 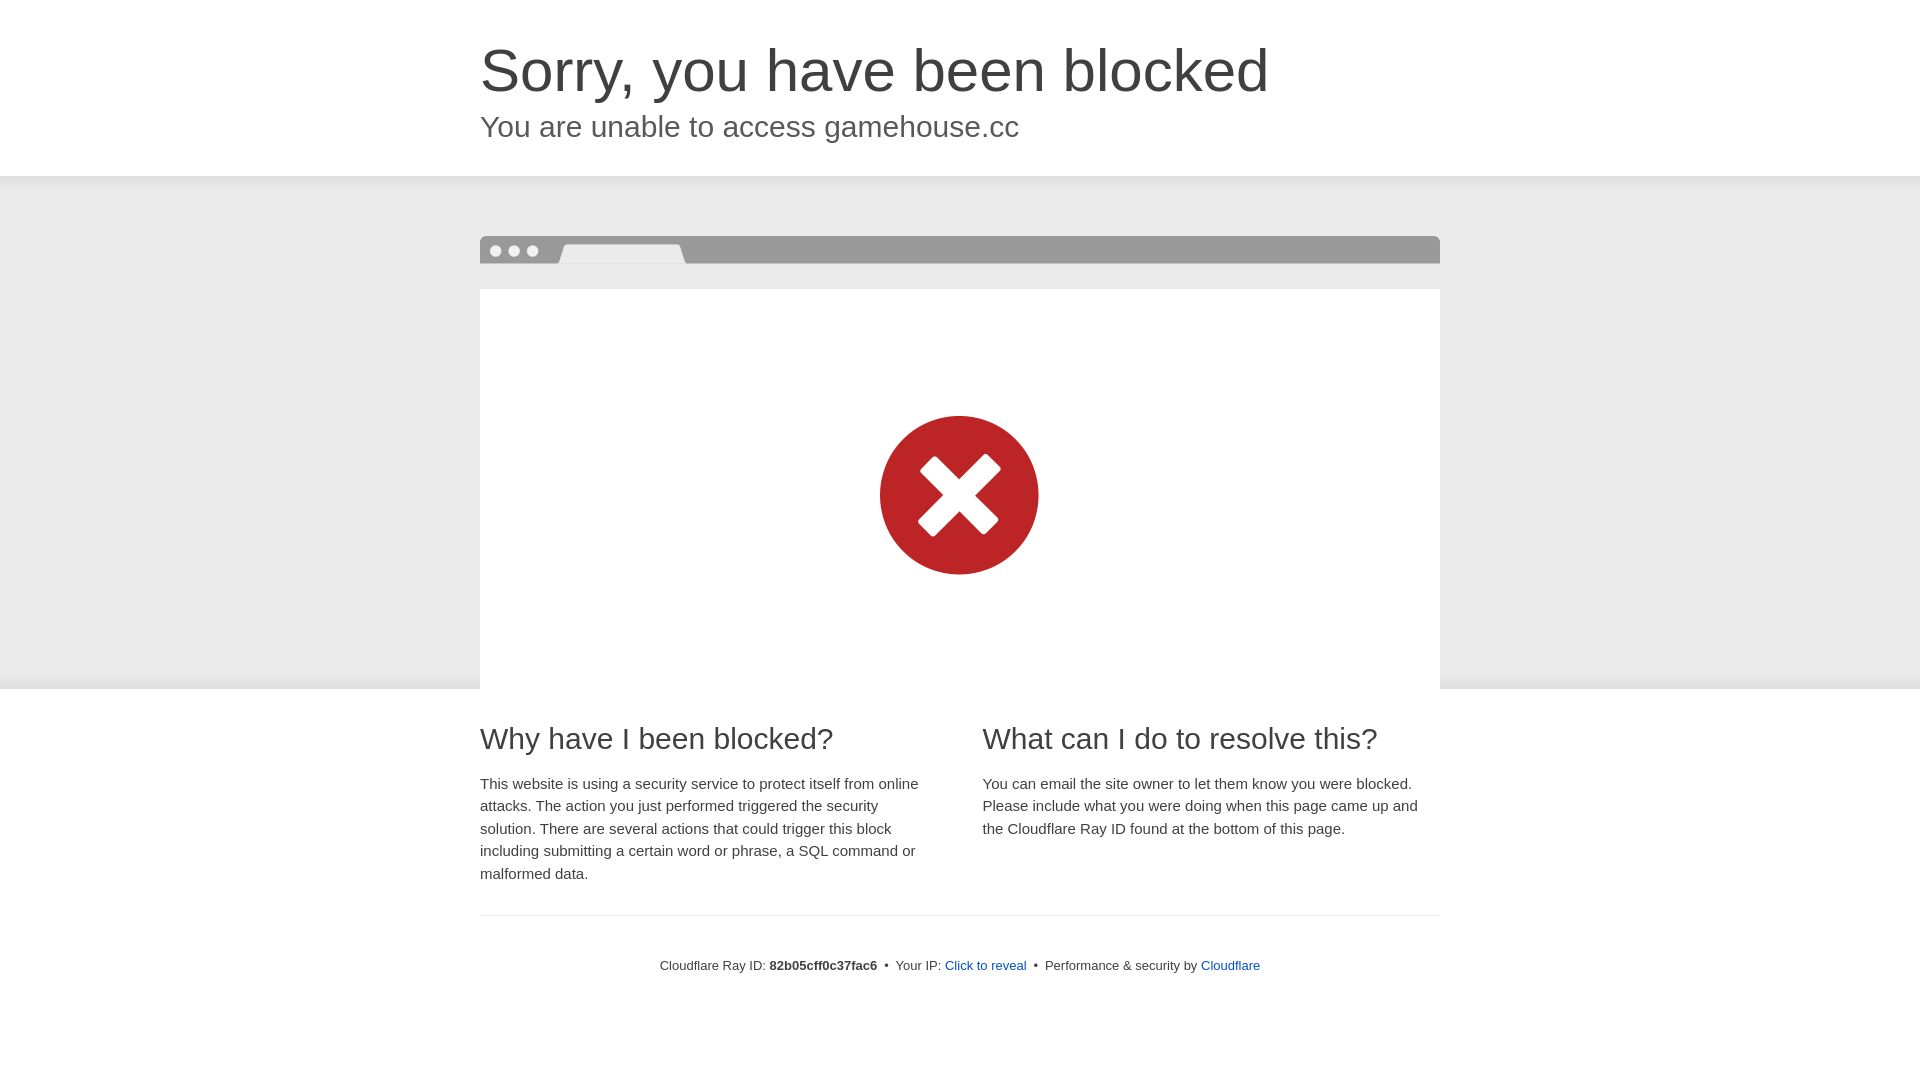 What do you see at coordinates (944, 964) in the screenshot?
I see `'Click to reveal'` at bounding box center [944, 964].